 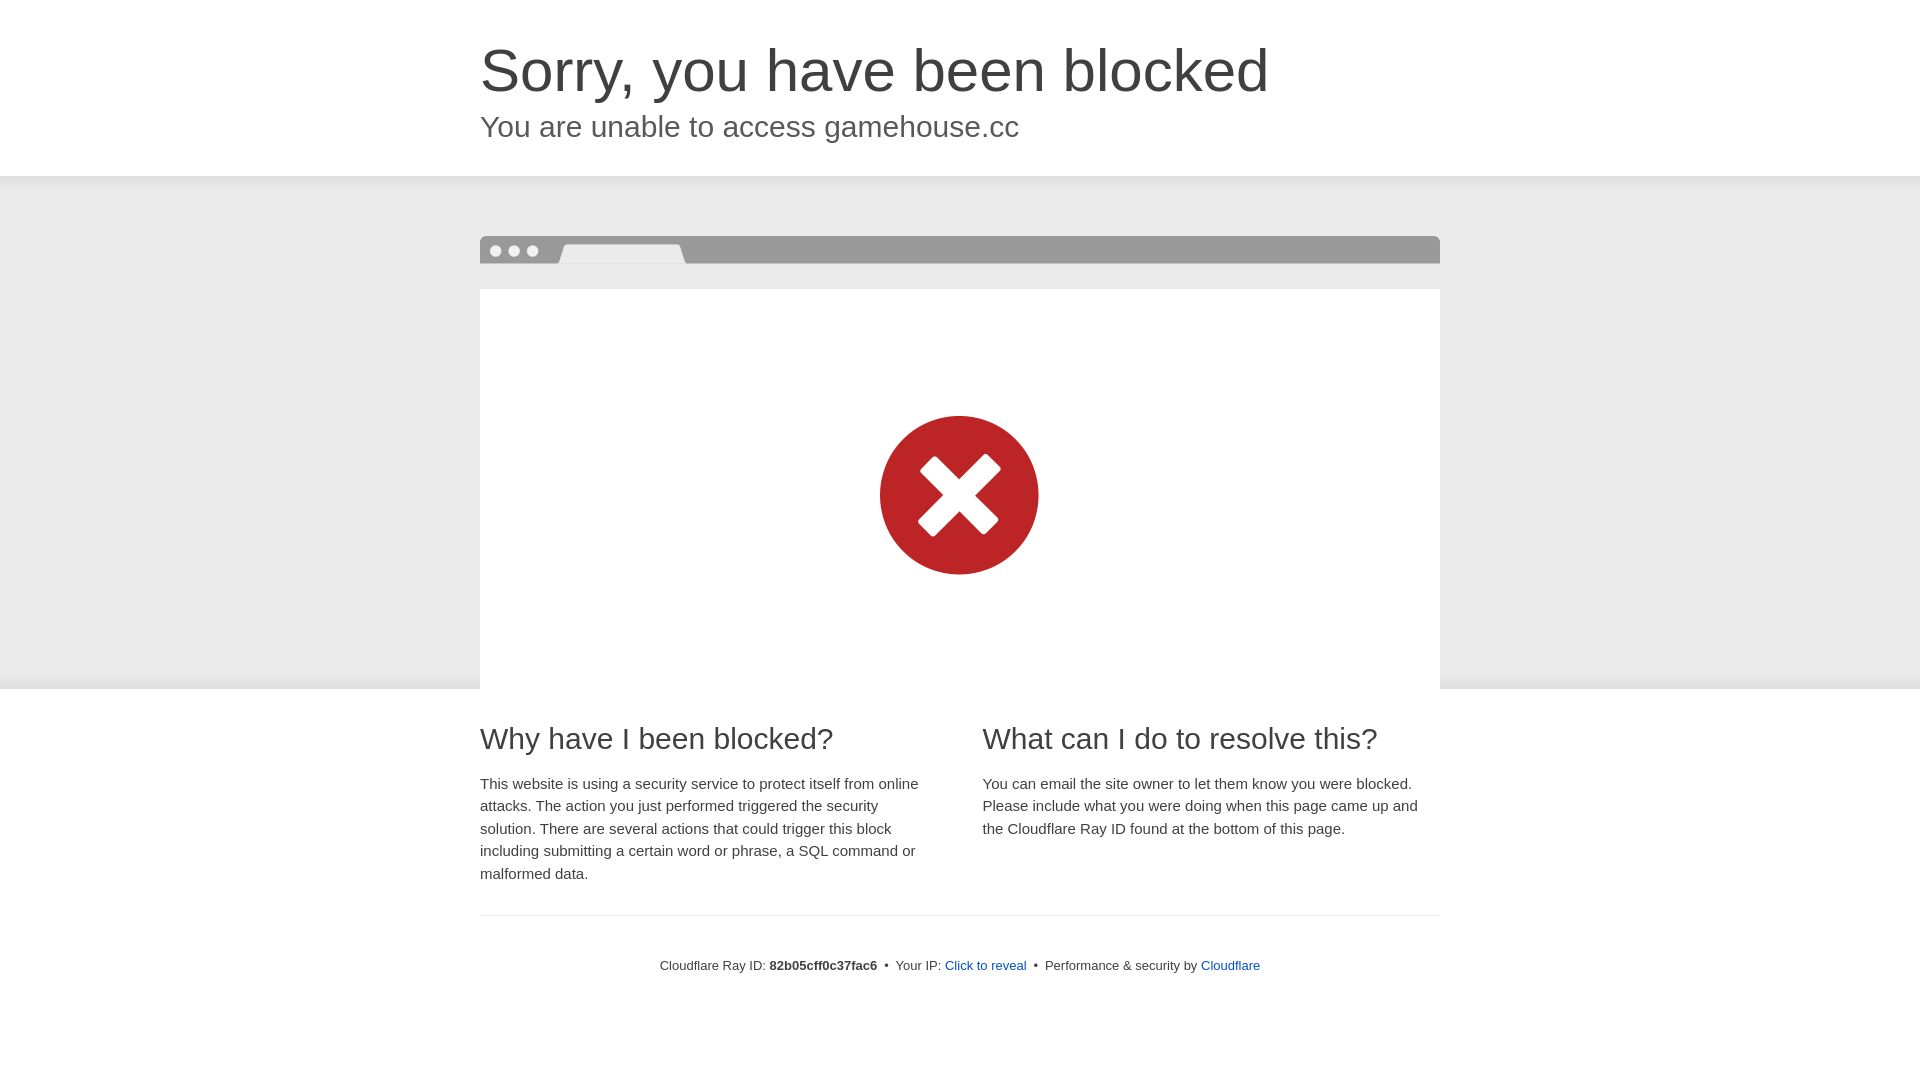 What do you see at coordinates (944, 964) in the screenshot?
I see `'Click to reveal'` at bounding box center [944, 964].